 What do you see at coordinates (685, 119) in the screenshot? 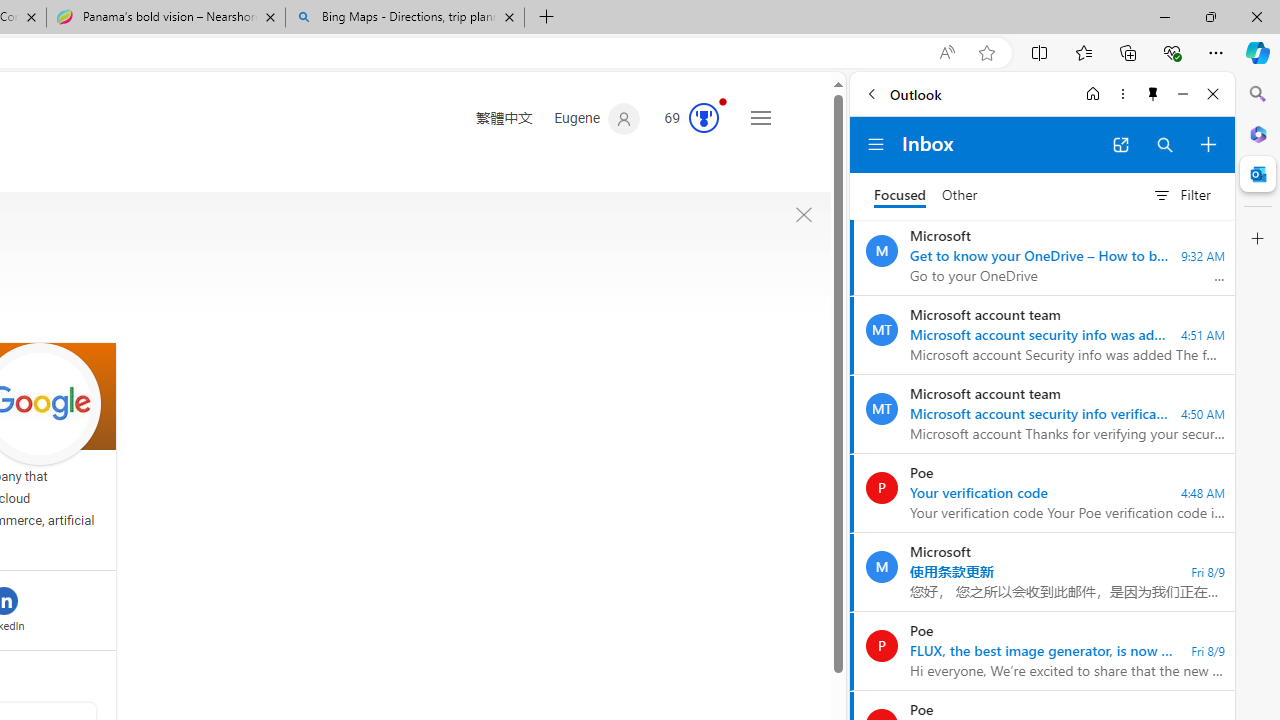
I see `'Microsoft Rewards 69'` at bounding box center [685, 119].